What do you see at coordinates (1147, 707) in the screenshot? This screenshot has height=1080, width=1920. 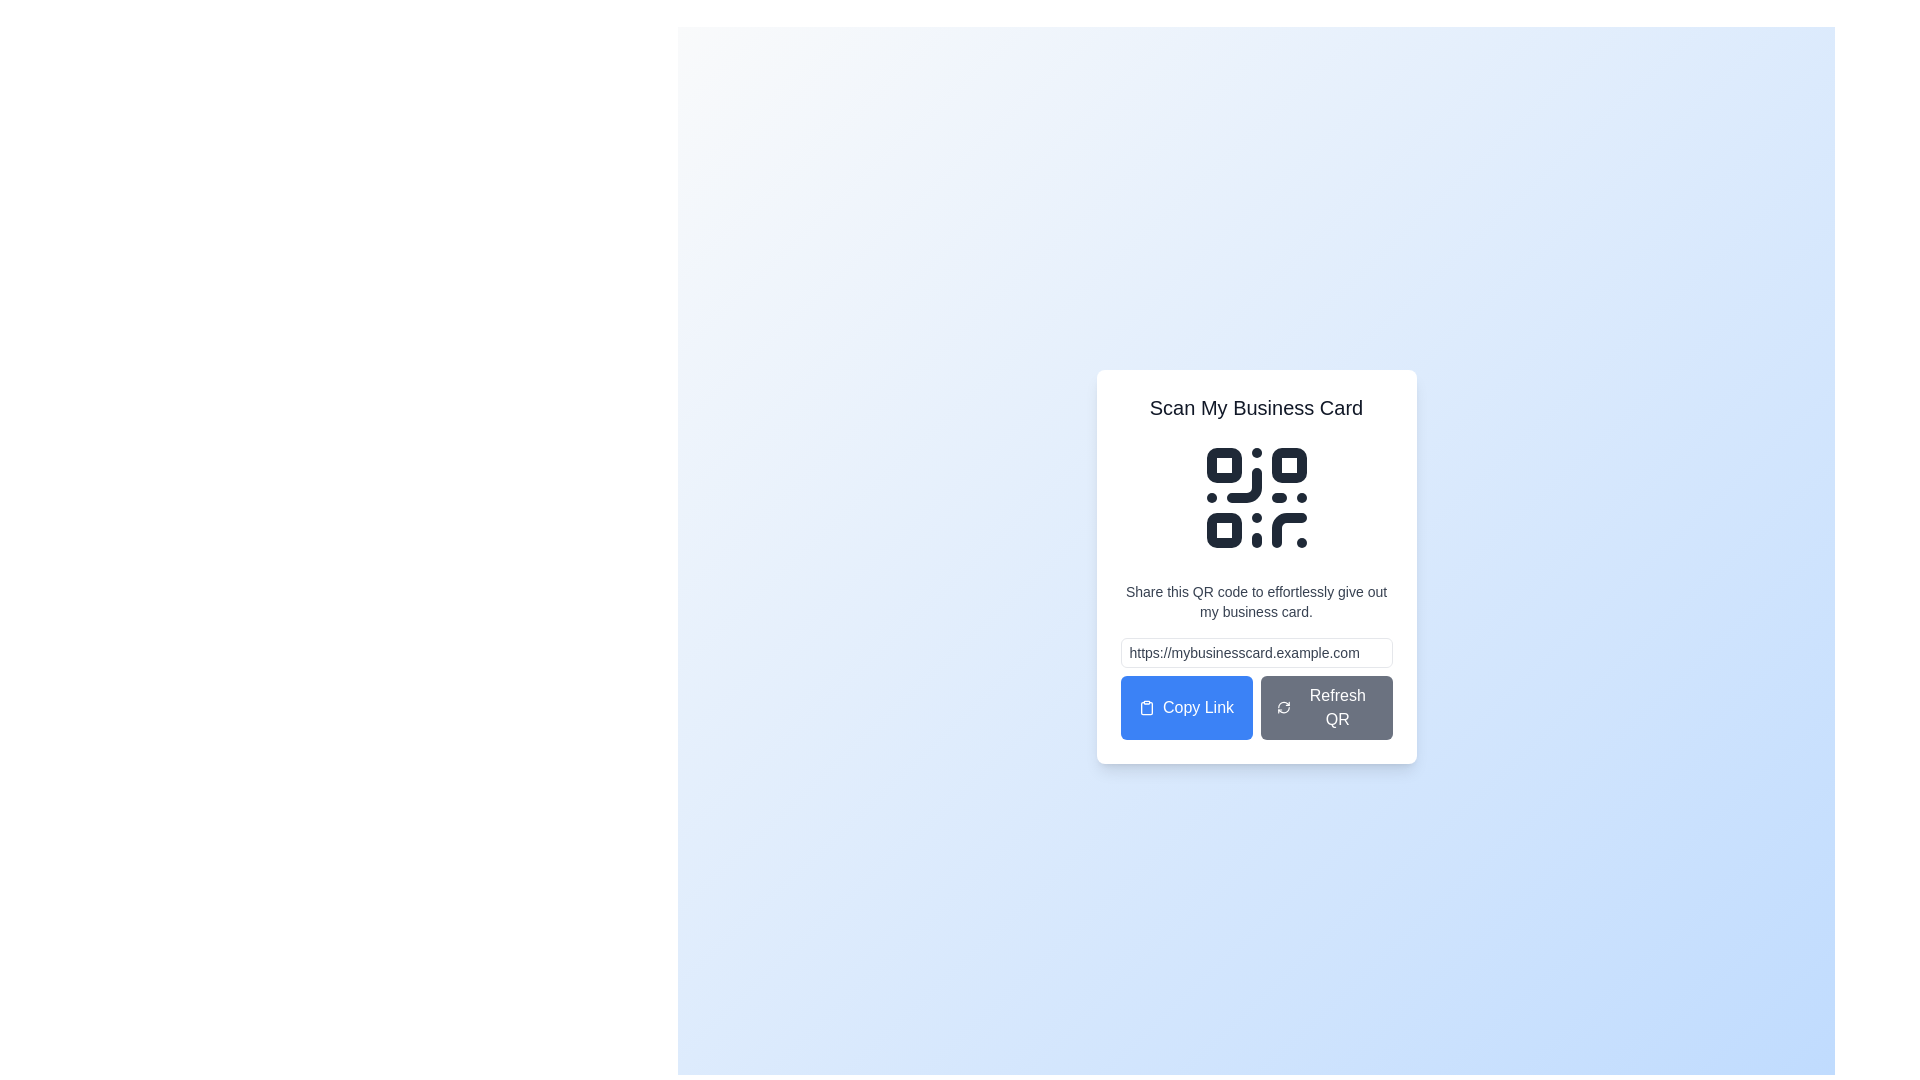 I see `the decorative icon representing the 'Copy Link' functionality, which is positioned to the left of the button's label text` at bounding box center [1147, 707].